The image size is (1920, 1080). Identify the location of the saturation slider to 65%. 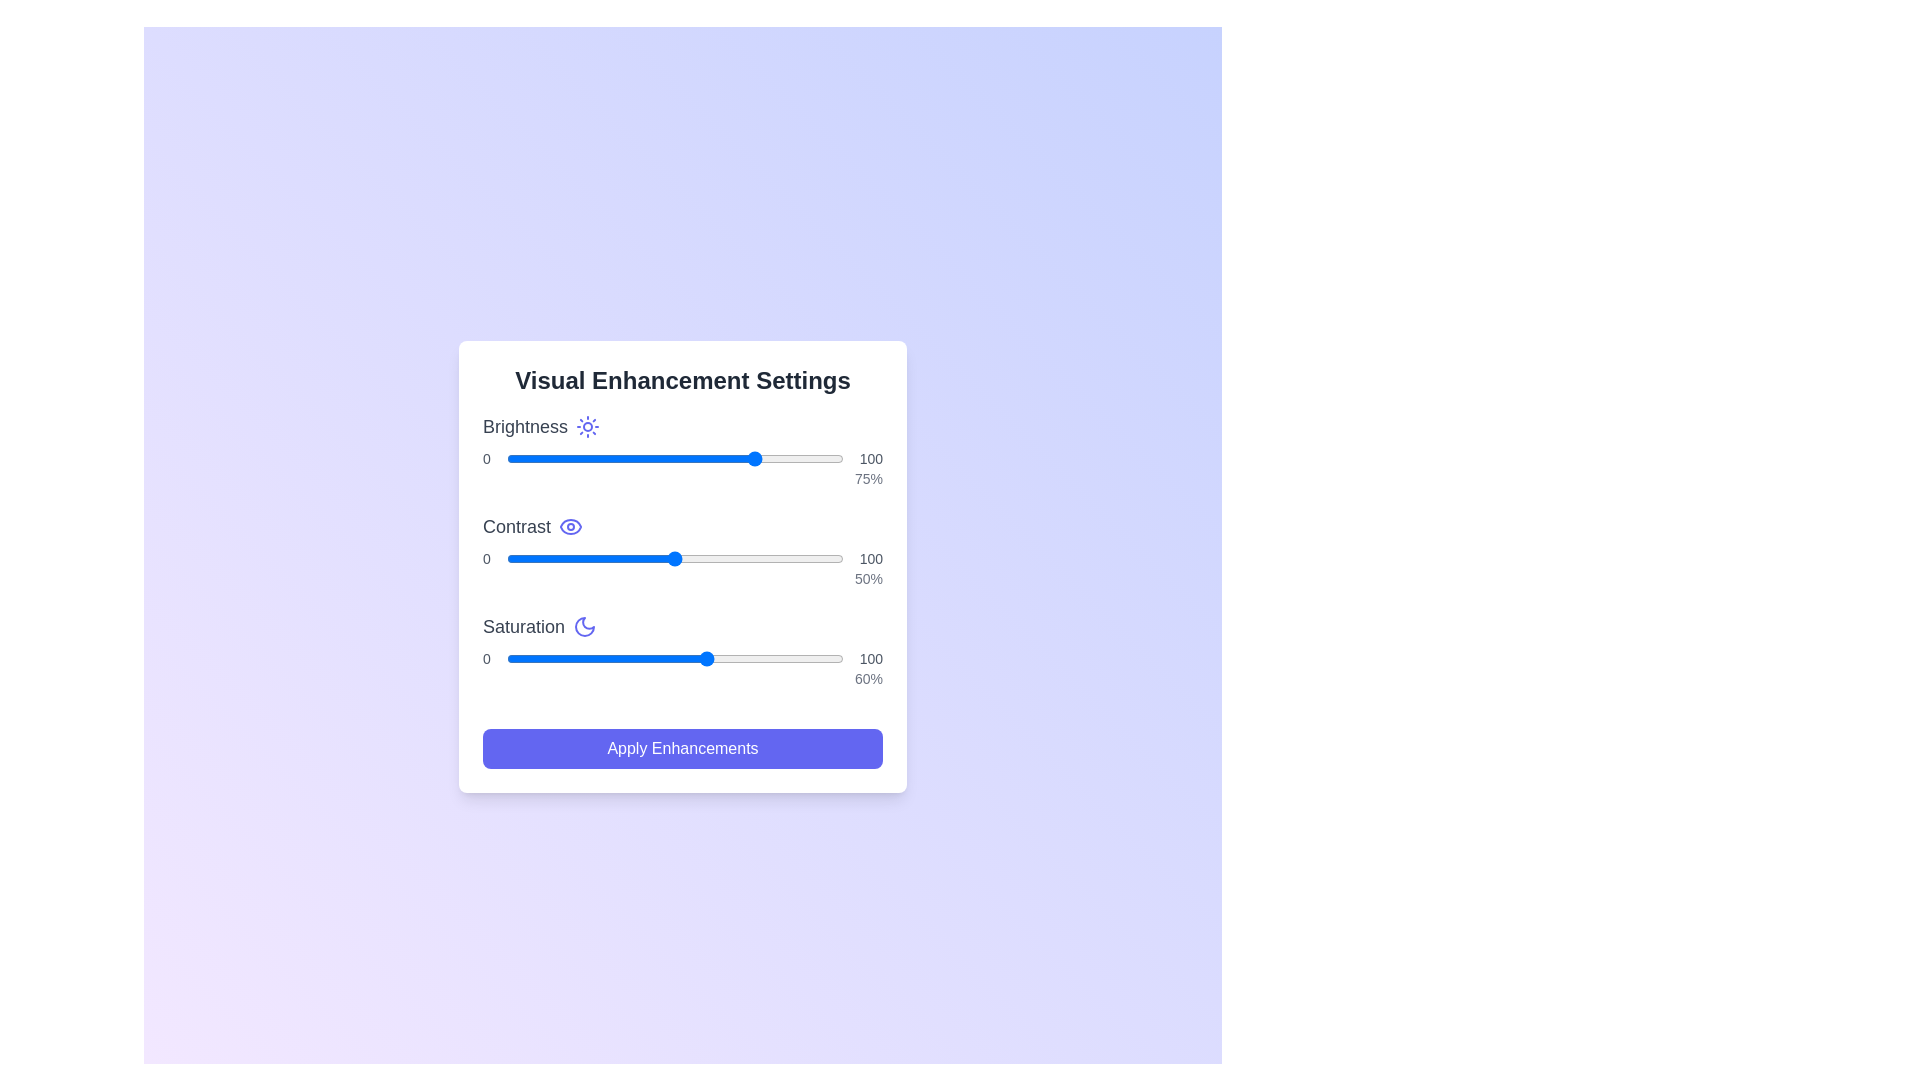
(724, 659).